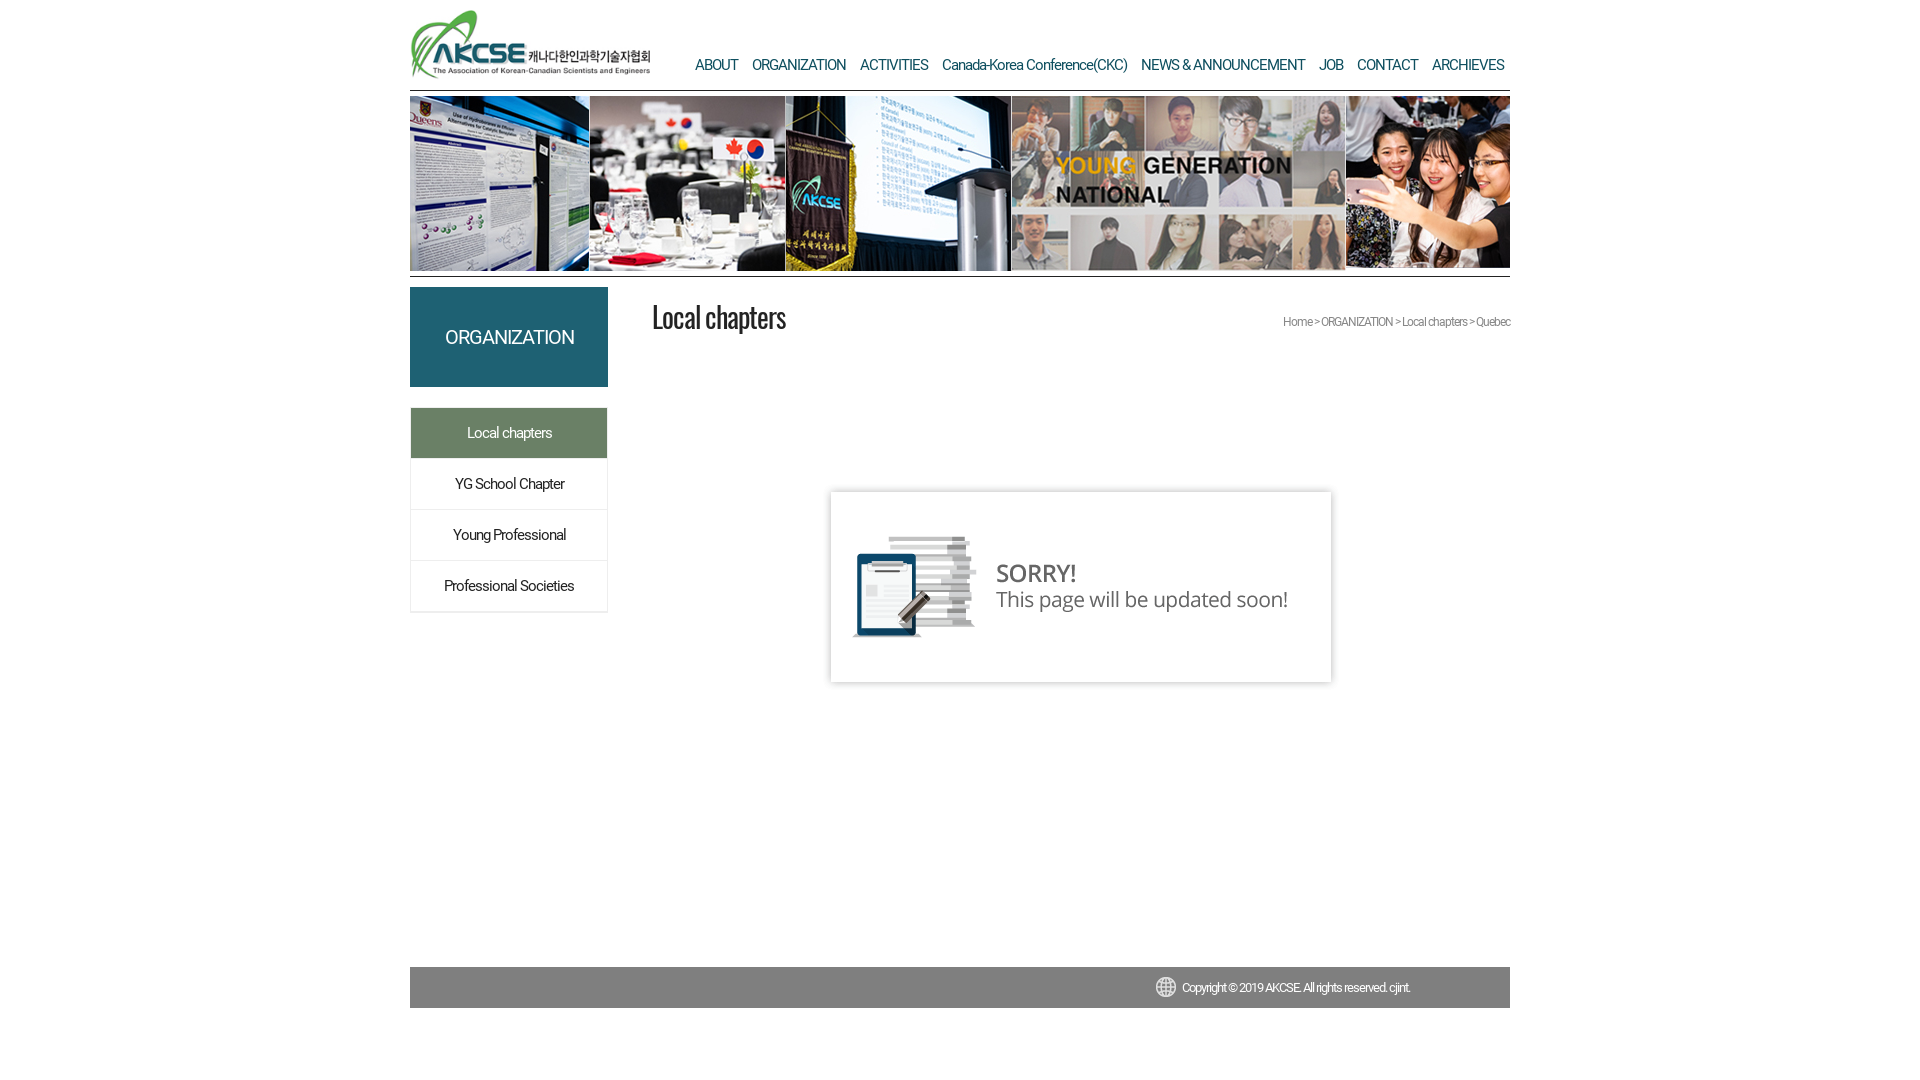  Describe the element at coordinates (892, 64) in the screenshot. I see `'ACTIVITIES'` at that location.